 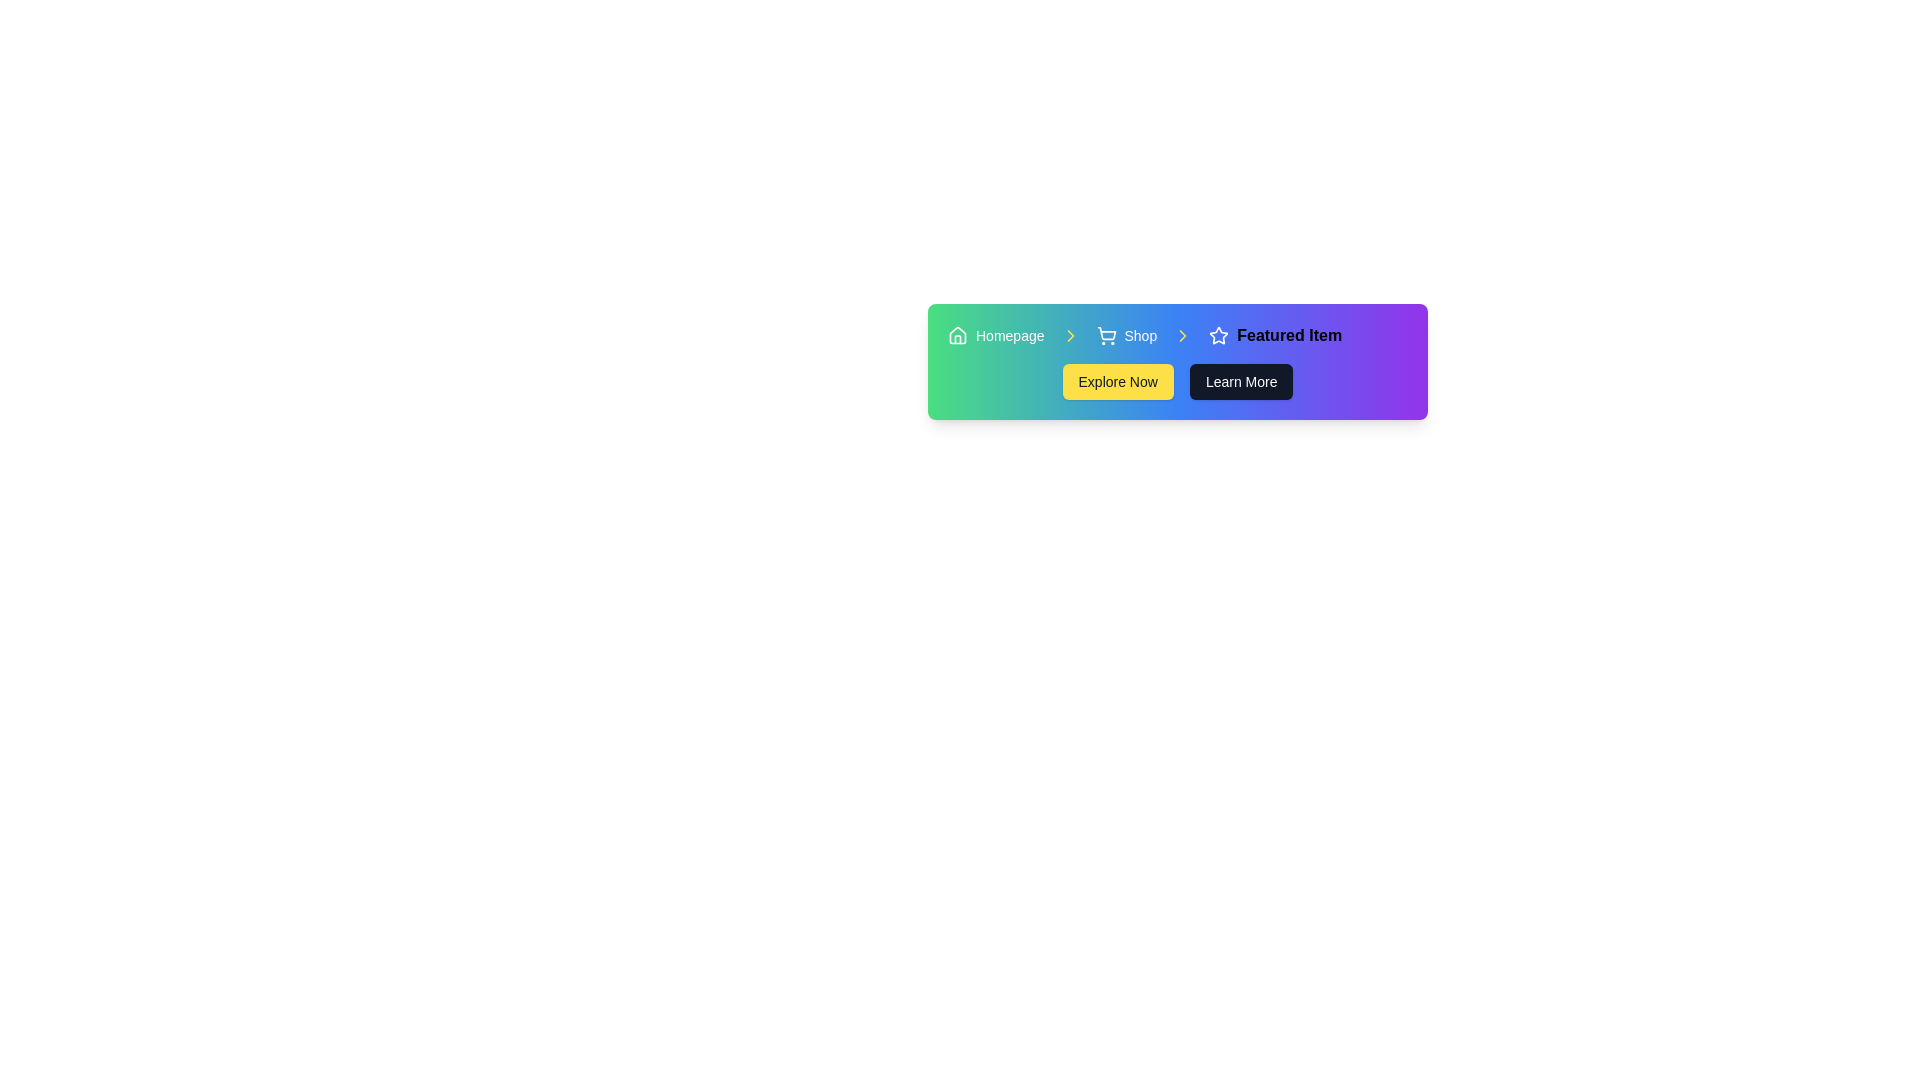 What do you see at coordinates (1218, 334) in the screenshot?
I see `the star-shaped icon with a semi-transparent white fill located immediately to the left of the text 'Featured Item' in the breadcrumb navigation bar` at bounding box center [1218, 334].